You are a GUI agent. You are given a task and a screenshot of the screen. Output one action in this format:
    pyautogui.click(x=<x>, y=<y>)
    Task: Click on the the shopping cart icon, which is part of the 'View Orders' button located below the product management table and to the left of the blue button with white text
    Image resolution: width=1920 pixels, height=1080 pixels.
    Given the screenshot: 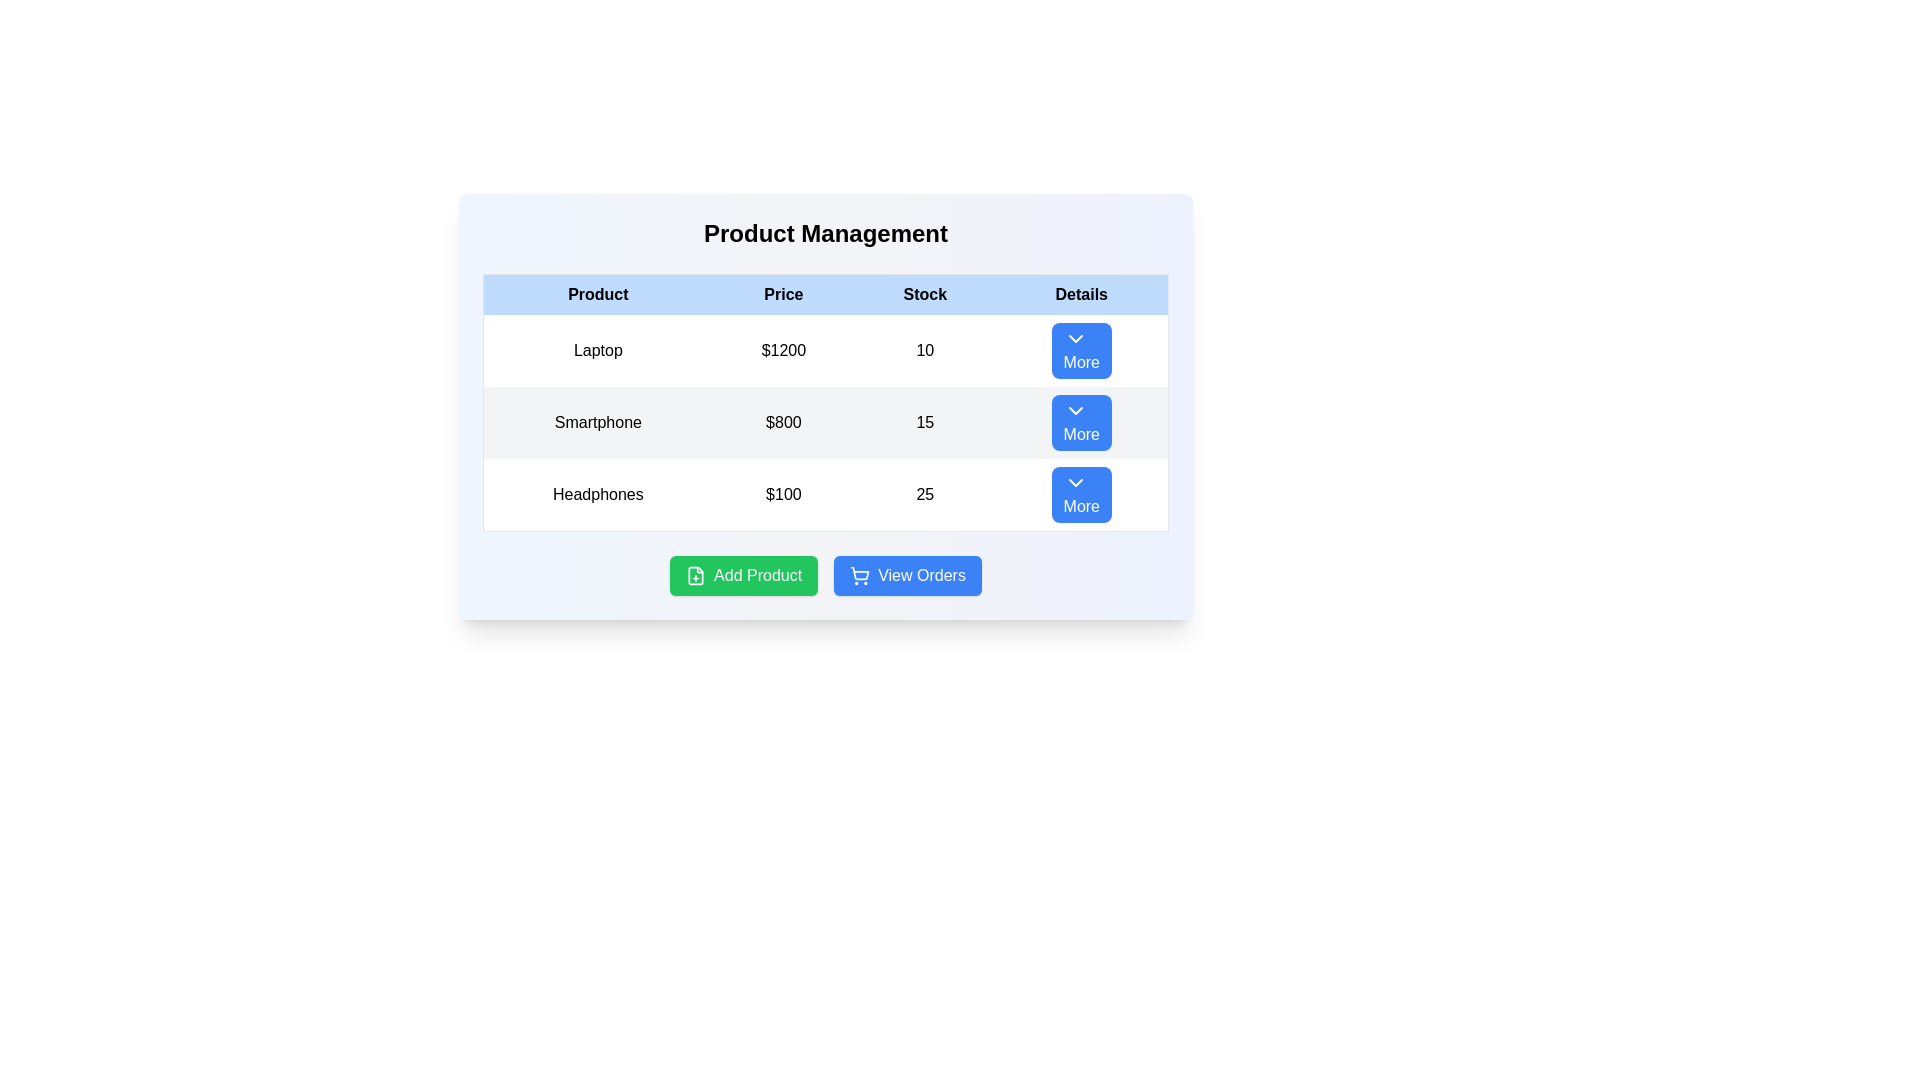 What is the action you would take?
    pyautogui.click(x=860, y=575)
    